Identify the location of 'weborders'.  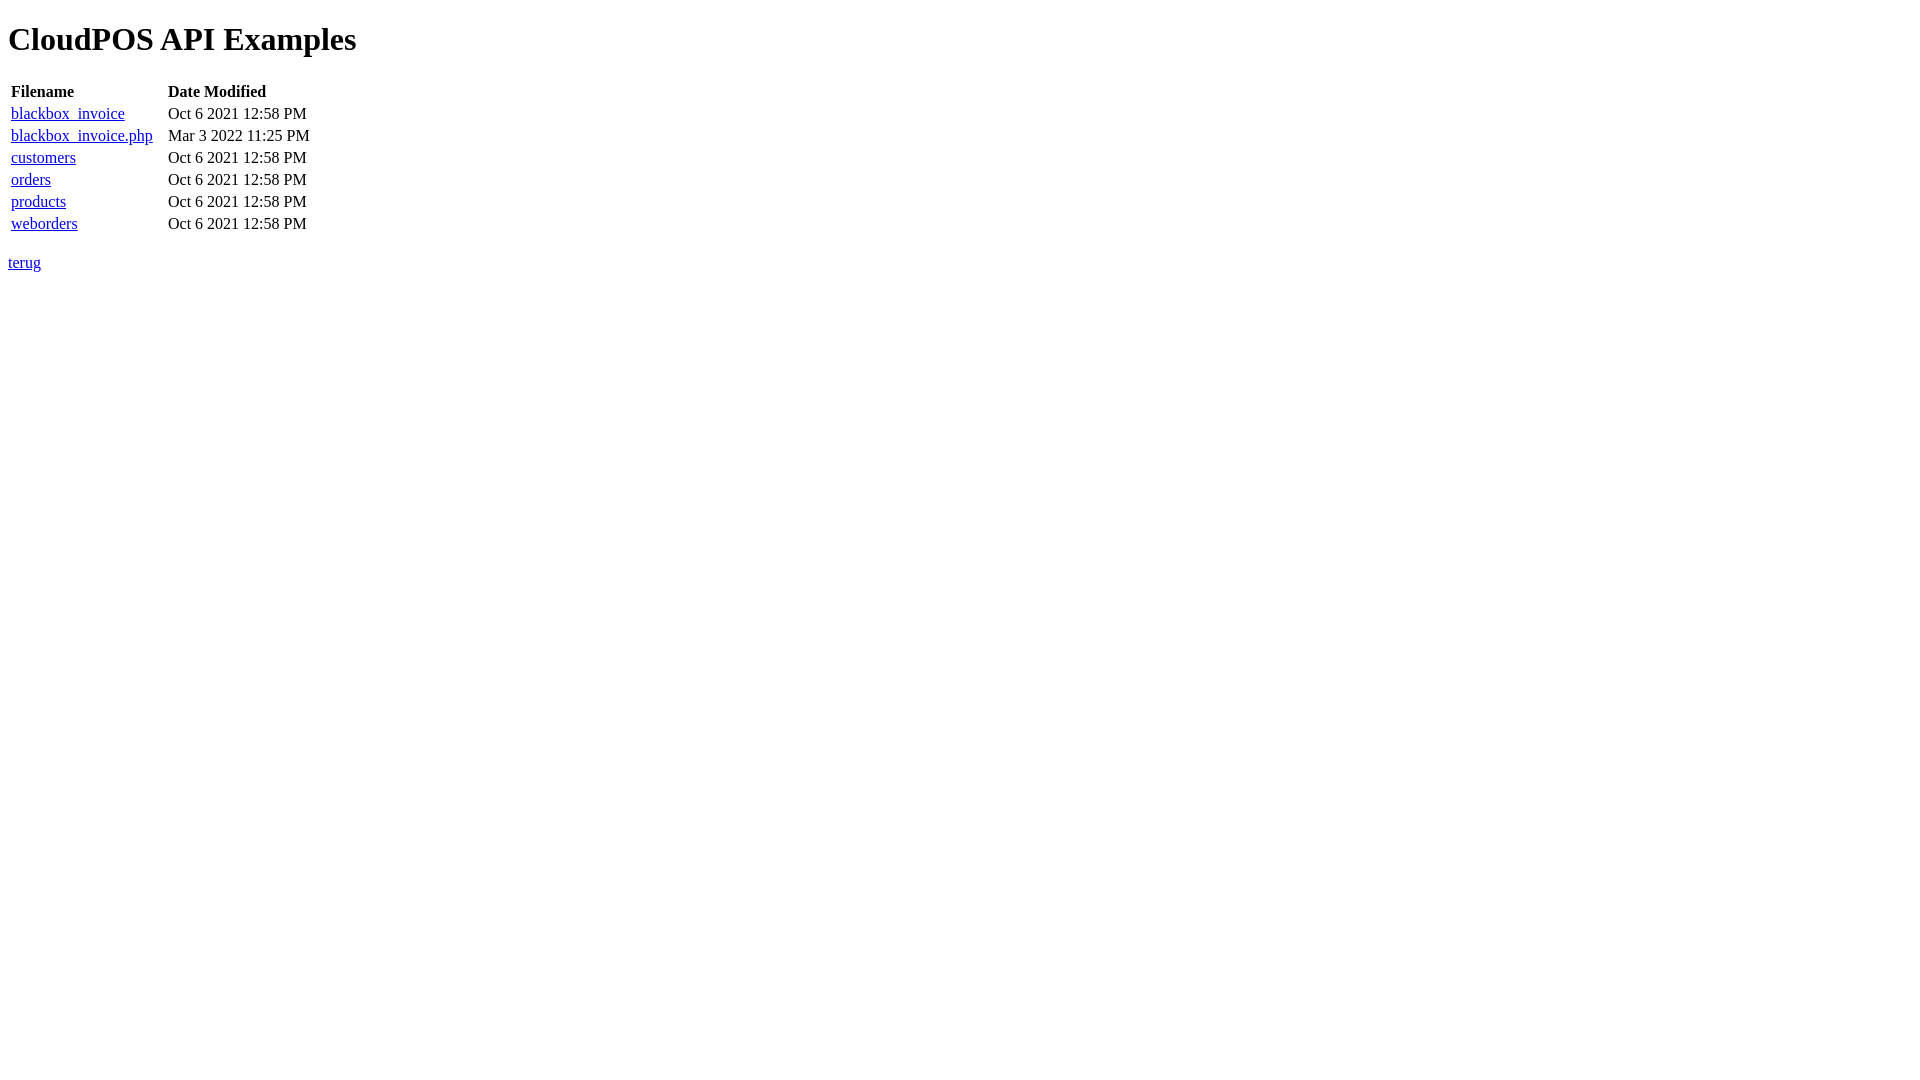
(44, 223).